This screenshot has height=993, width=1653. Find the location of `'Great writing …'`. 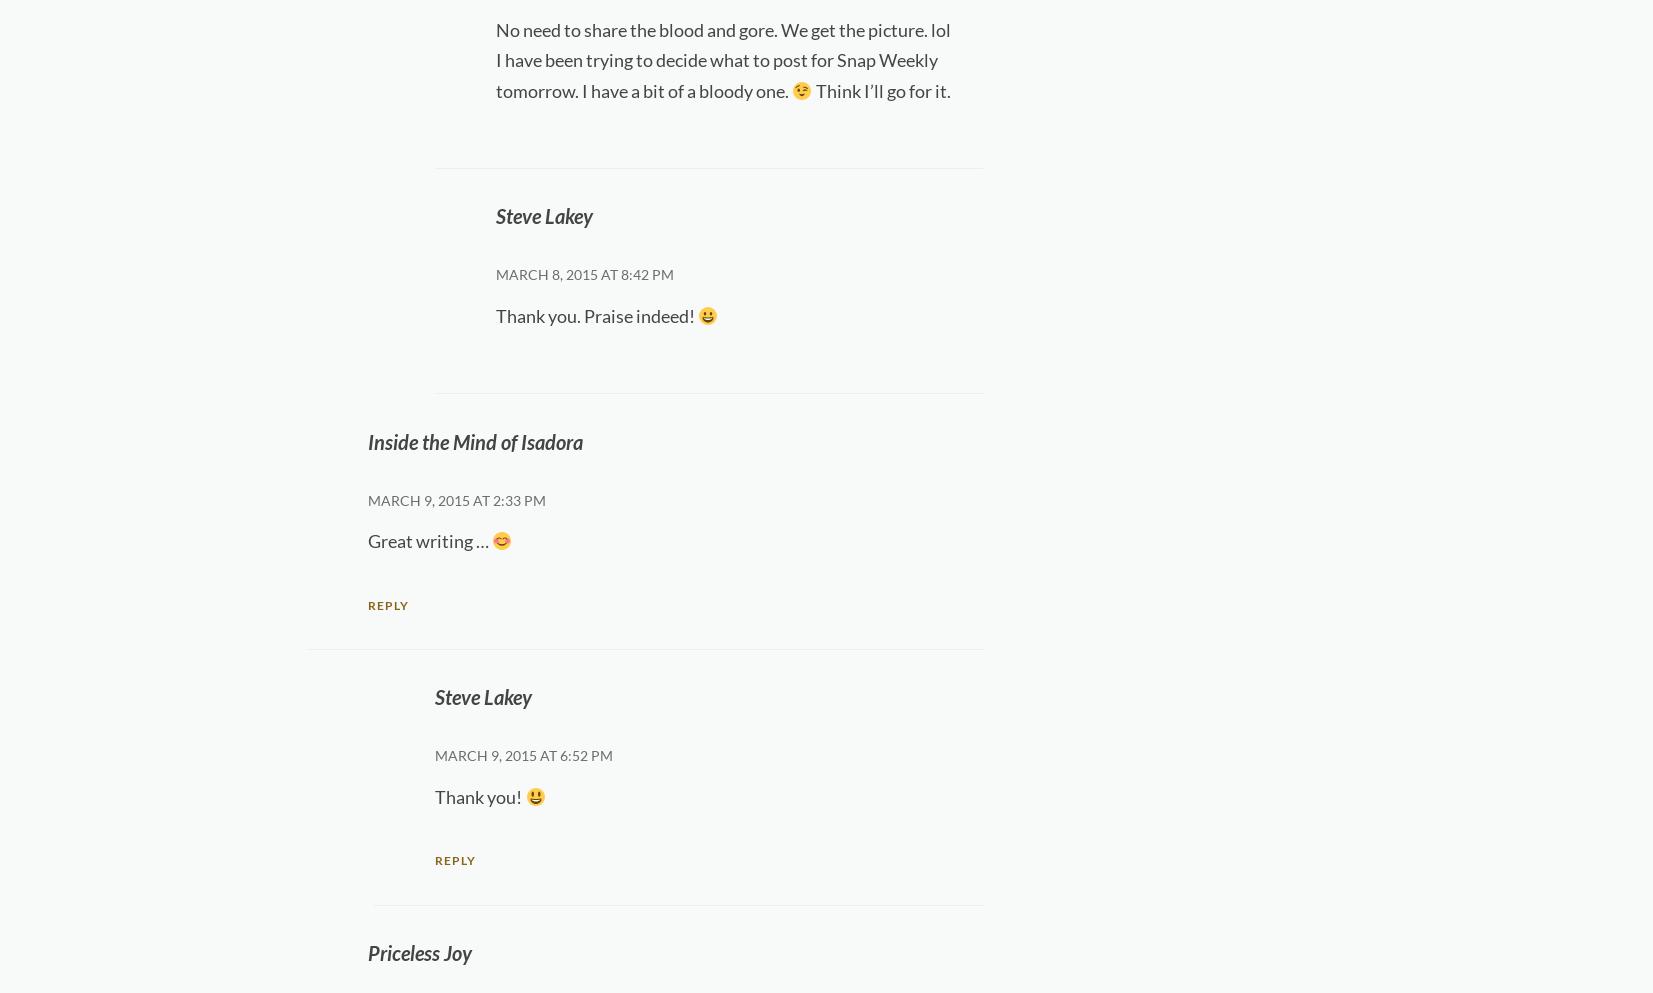

'Great writing …' is located at coordinates (365, 539).